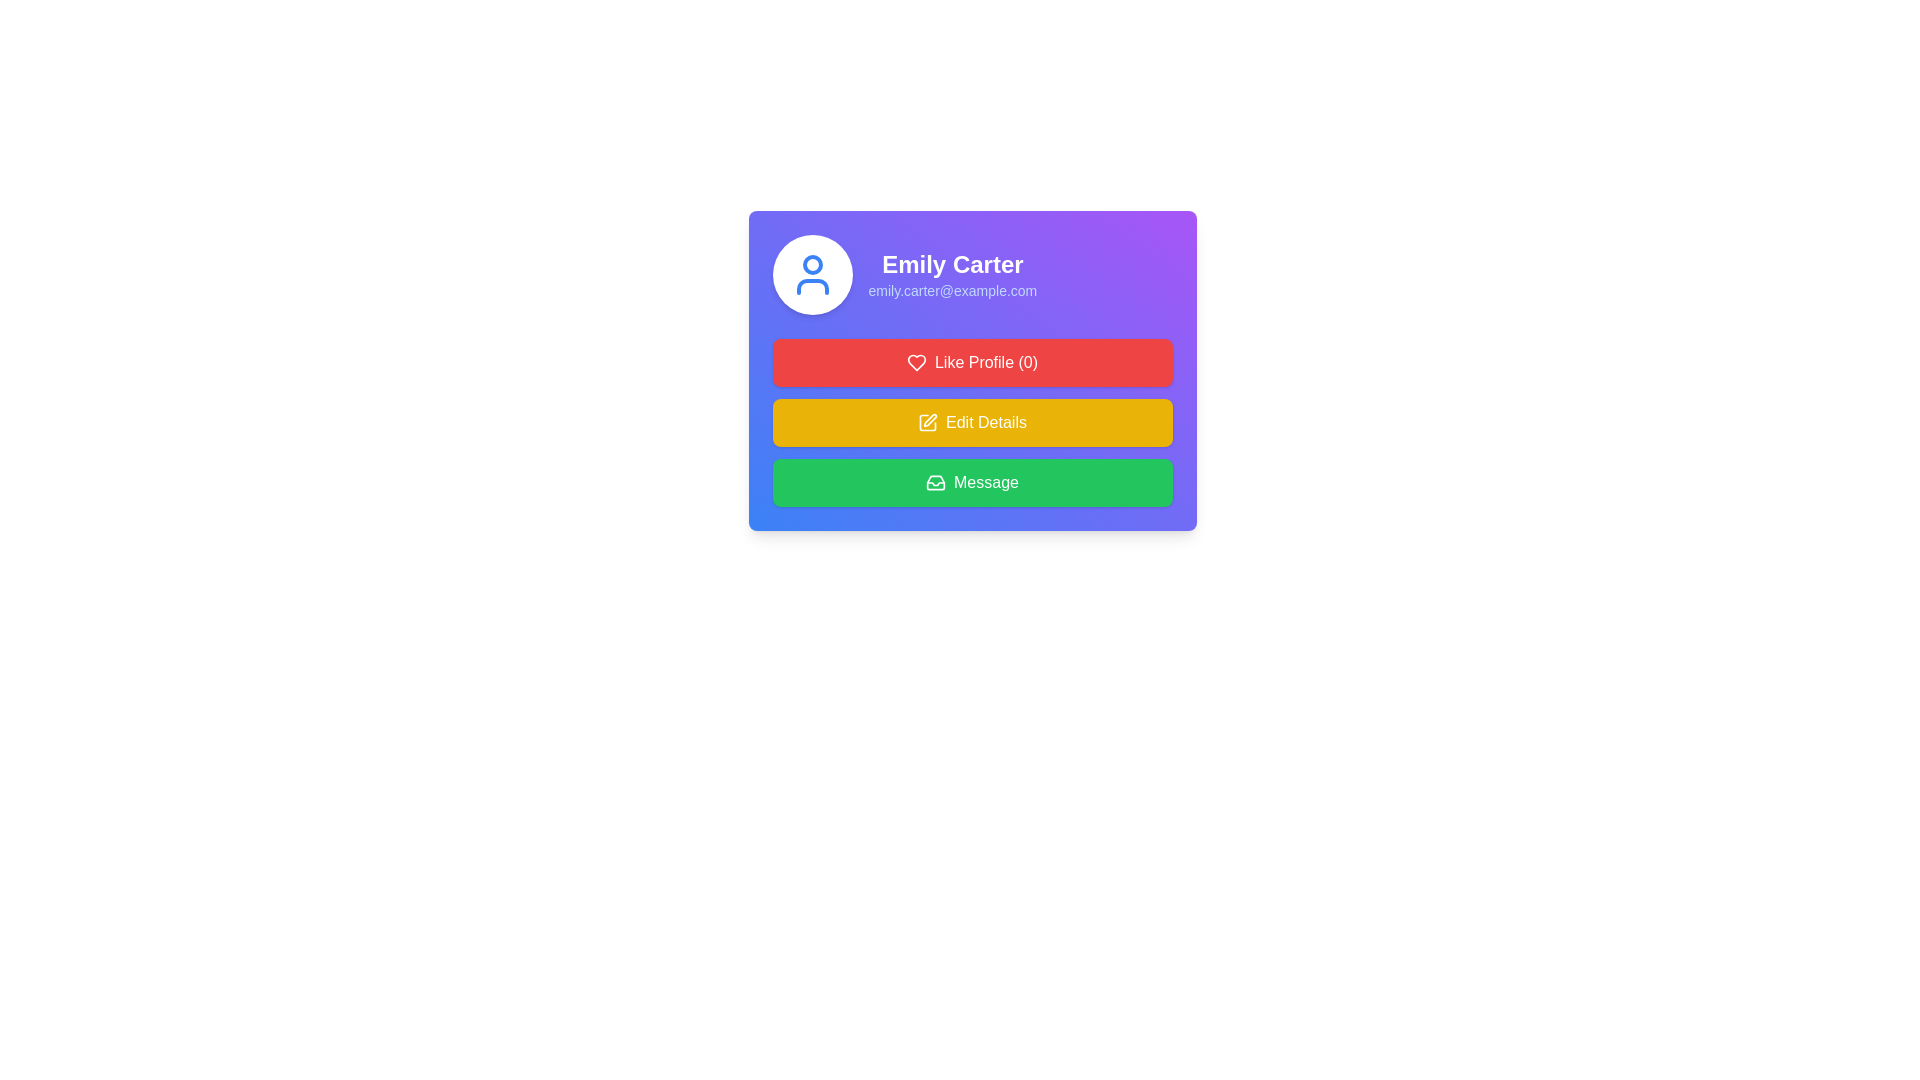 The height and width of the screenshot is (1080, 1920). What do you see at coordinates (812, 274) in the screenshot?
I see `the user profile SVG icon, which is a blue circular graphic representing a user avatar, located above the text 'Emily Carter' and her email address` at bounding box center [812, 274].